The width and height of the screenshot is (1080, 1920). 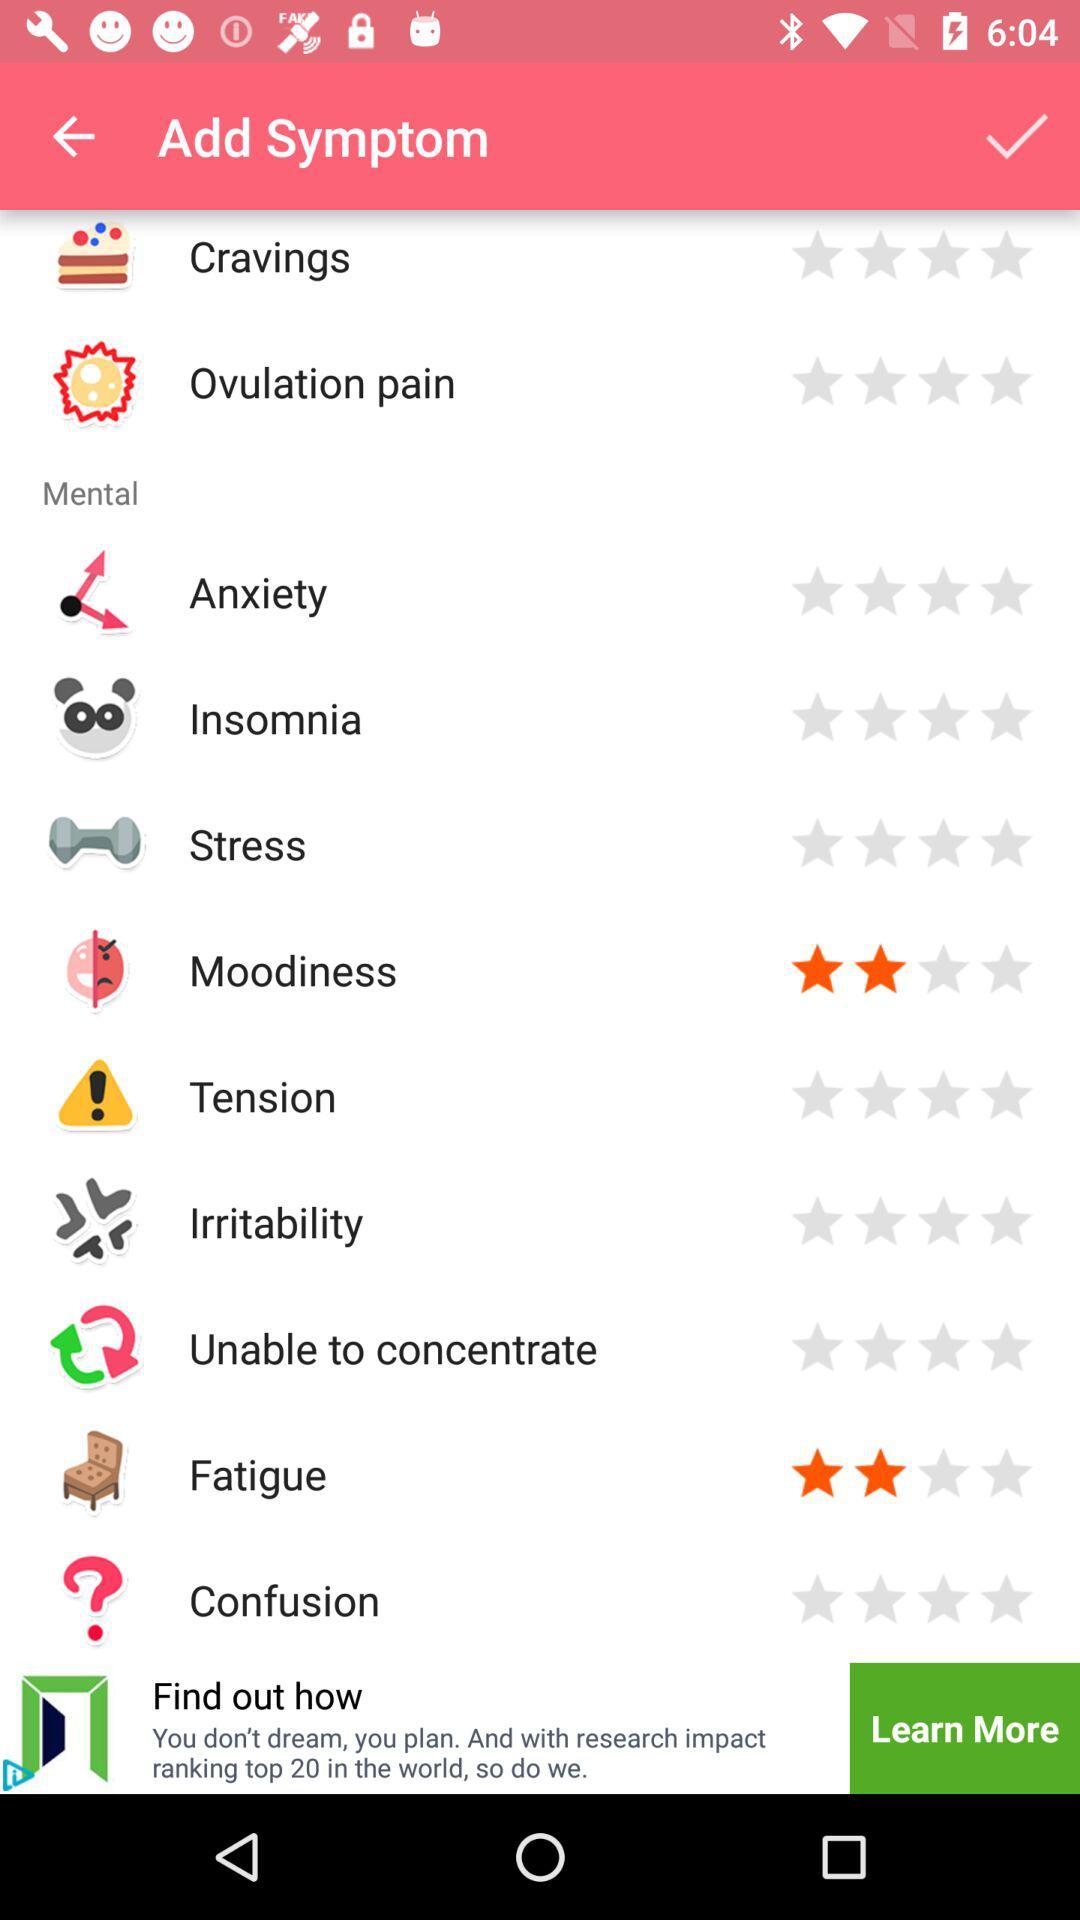 I want to click on rating, so click(x=1006, y=1220).